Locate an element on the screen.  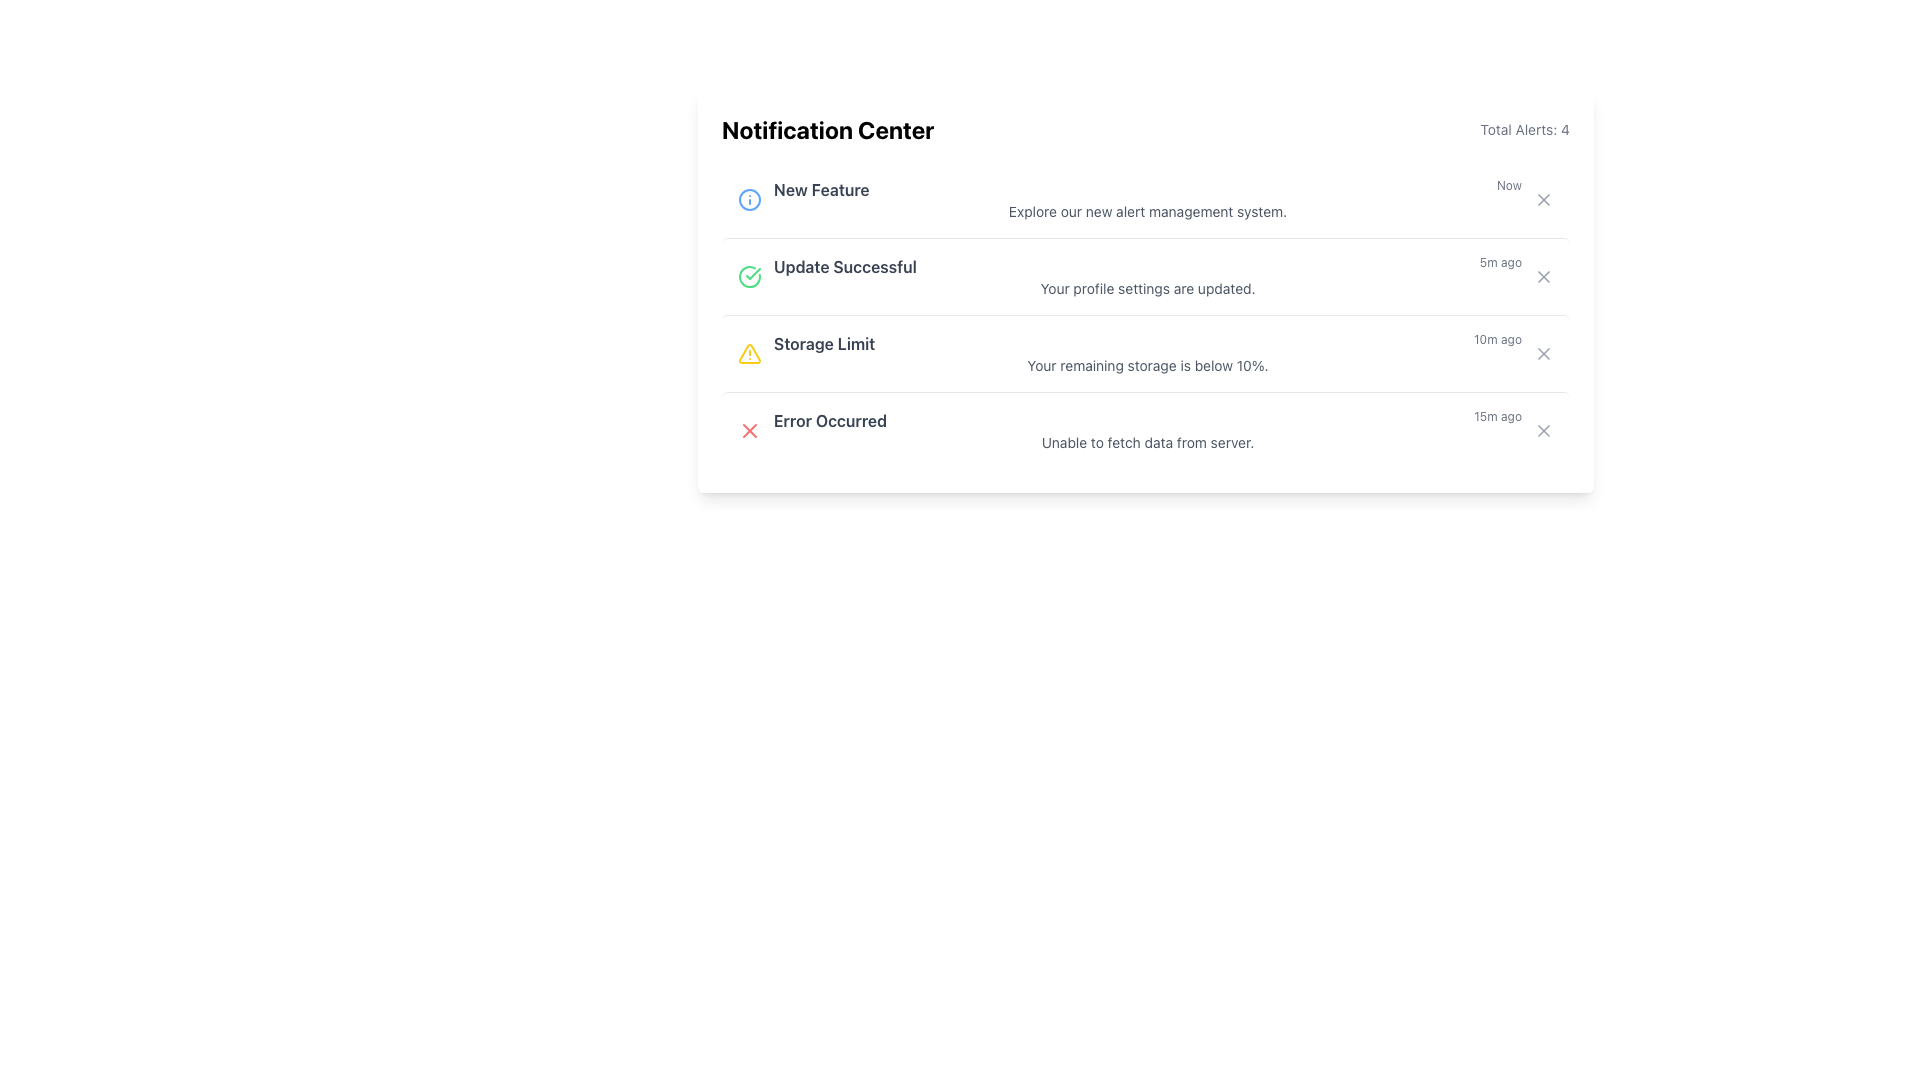
text content of the title label in the second notification entry row, which is positioned to the left of a timestamp and adjacent to an icon is located at coordinates (845, 265).